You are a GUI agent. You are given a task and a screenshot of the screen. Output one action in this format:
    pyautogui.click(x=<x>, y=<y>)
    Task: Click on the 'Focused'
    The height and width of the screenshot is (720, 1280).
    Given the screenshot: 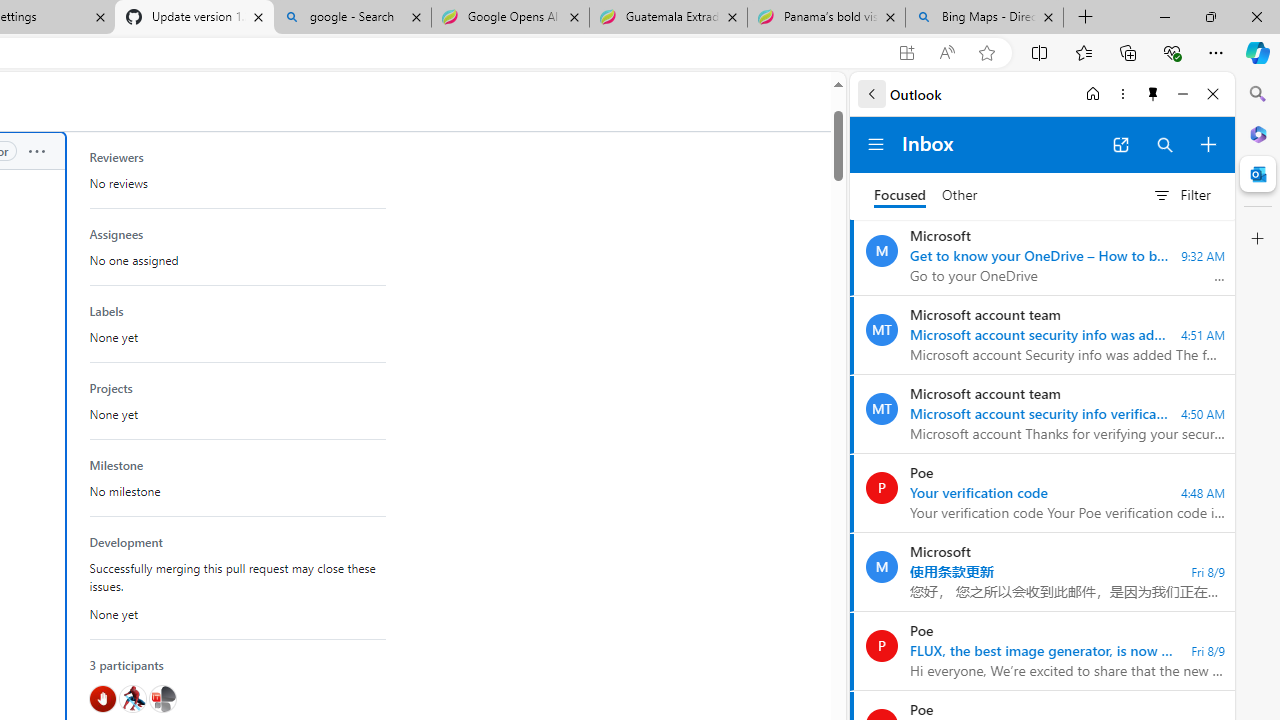 What is the action you would take?
    pyautogui.click(x=899, y=195)
    